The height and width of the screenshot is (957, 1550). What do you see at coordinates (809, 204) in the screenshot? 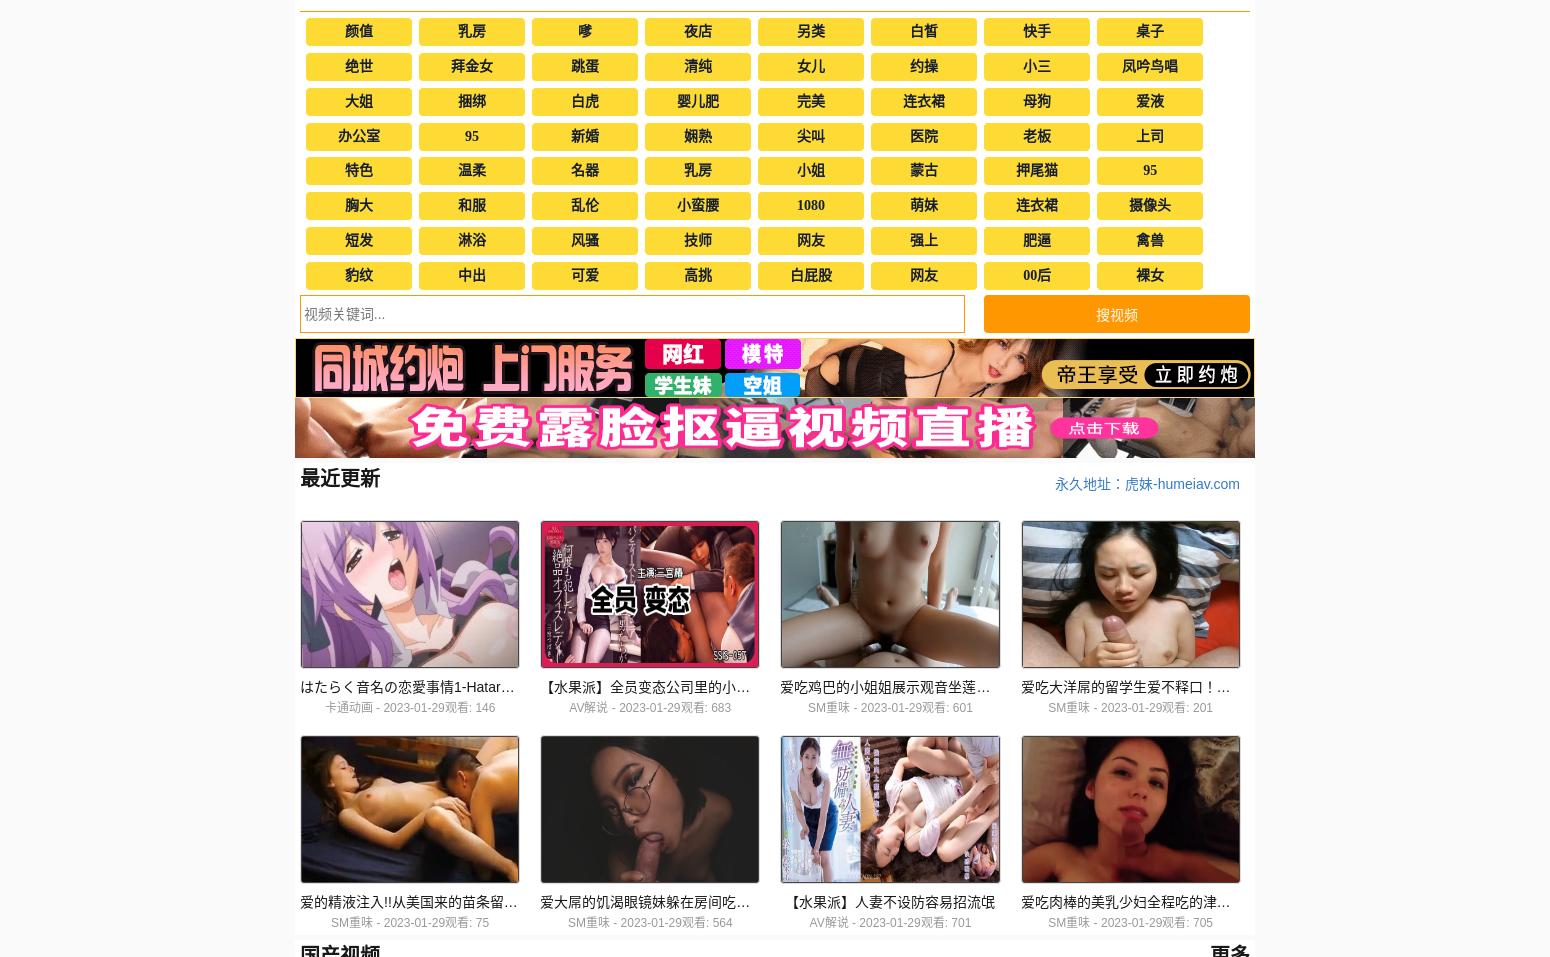
I see `'1080'` at bounding box center [809, 204].